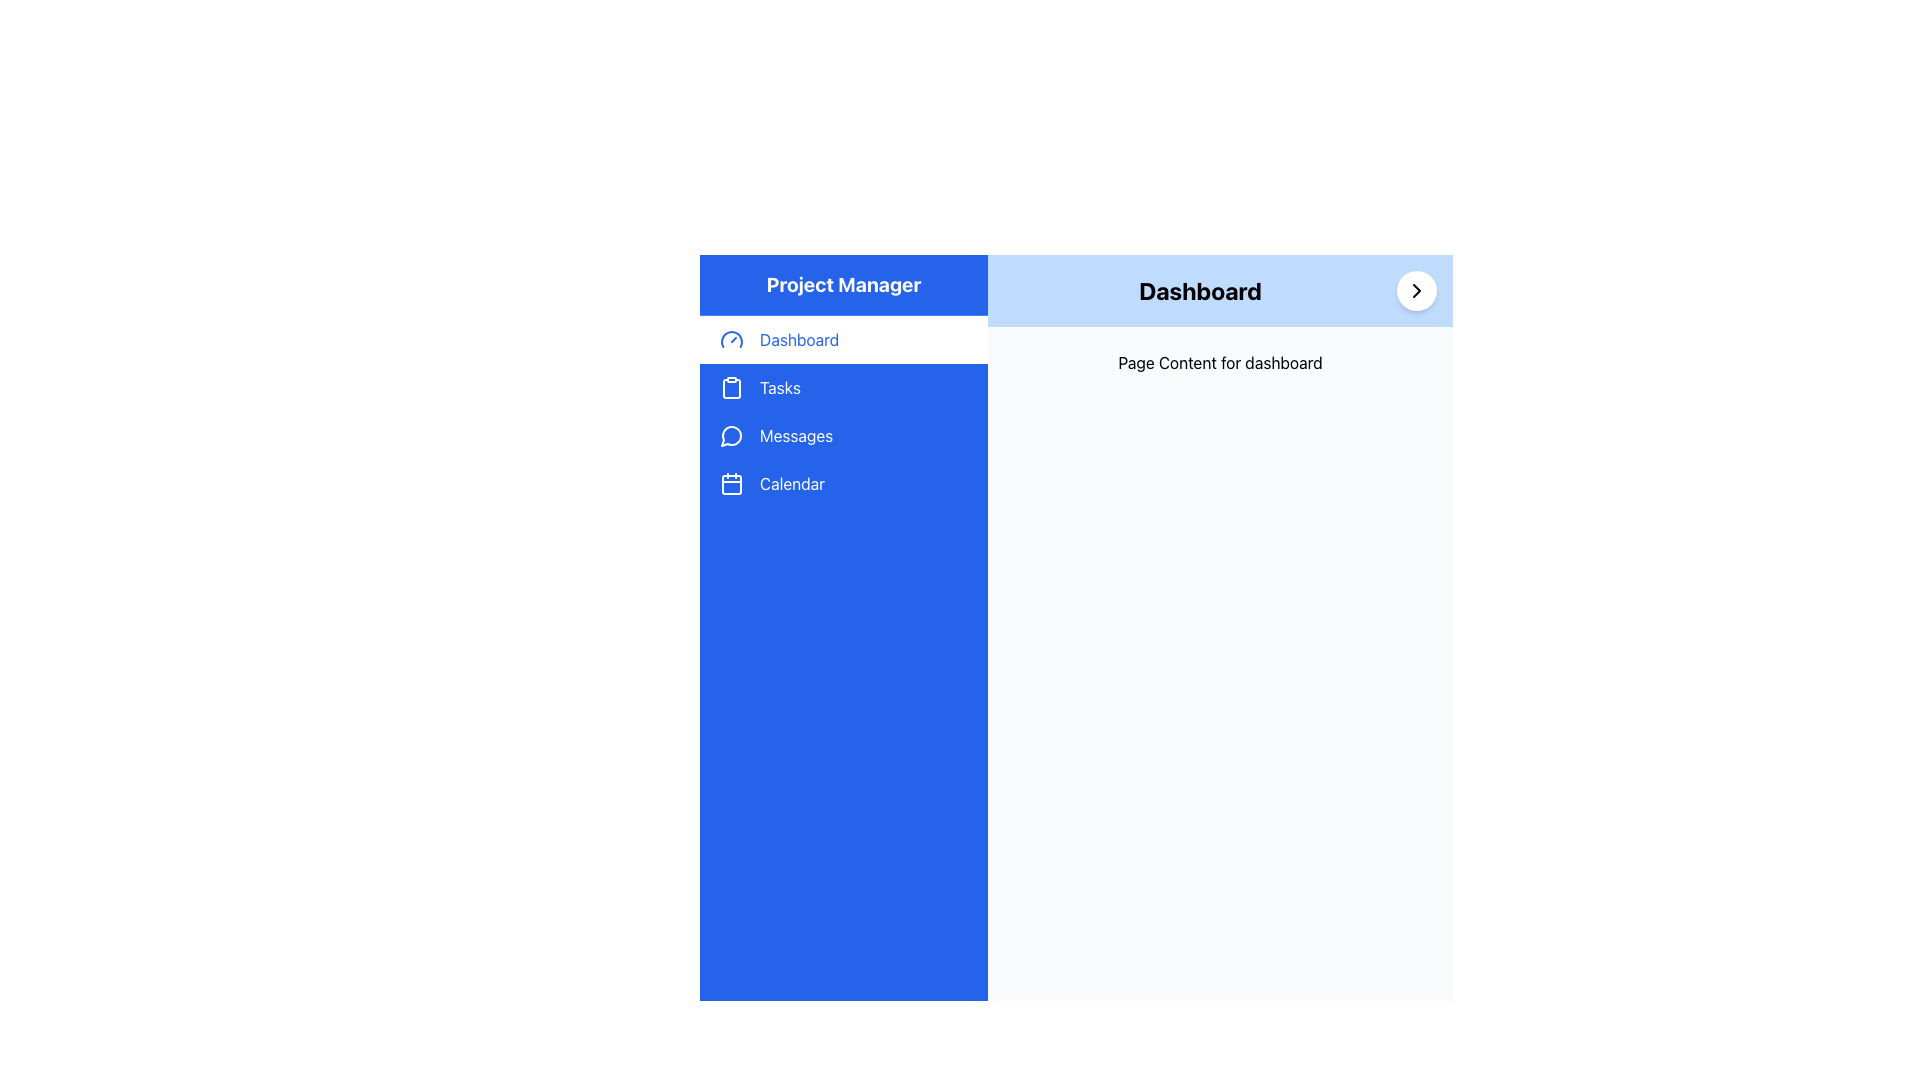  What do you see at coordinates (1415, 290) in the screenshot?
I see `the navigation button located to the right of the 'Dashboard' text in the blue header strip` at bounding box center [1415, 290].